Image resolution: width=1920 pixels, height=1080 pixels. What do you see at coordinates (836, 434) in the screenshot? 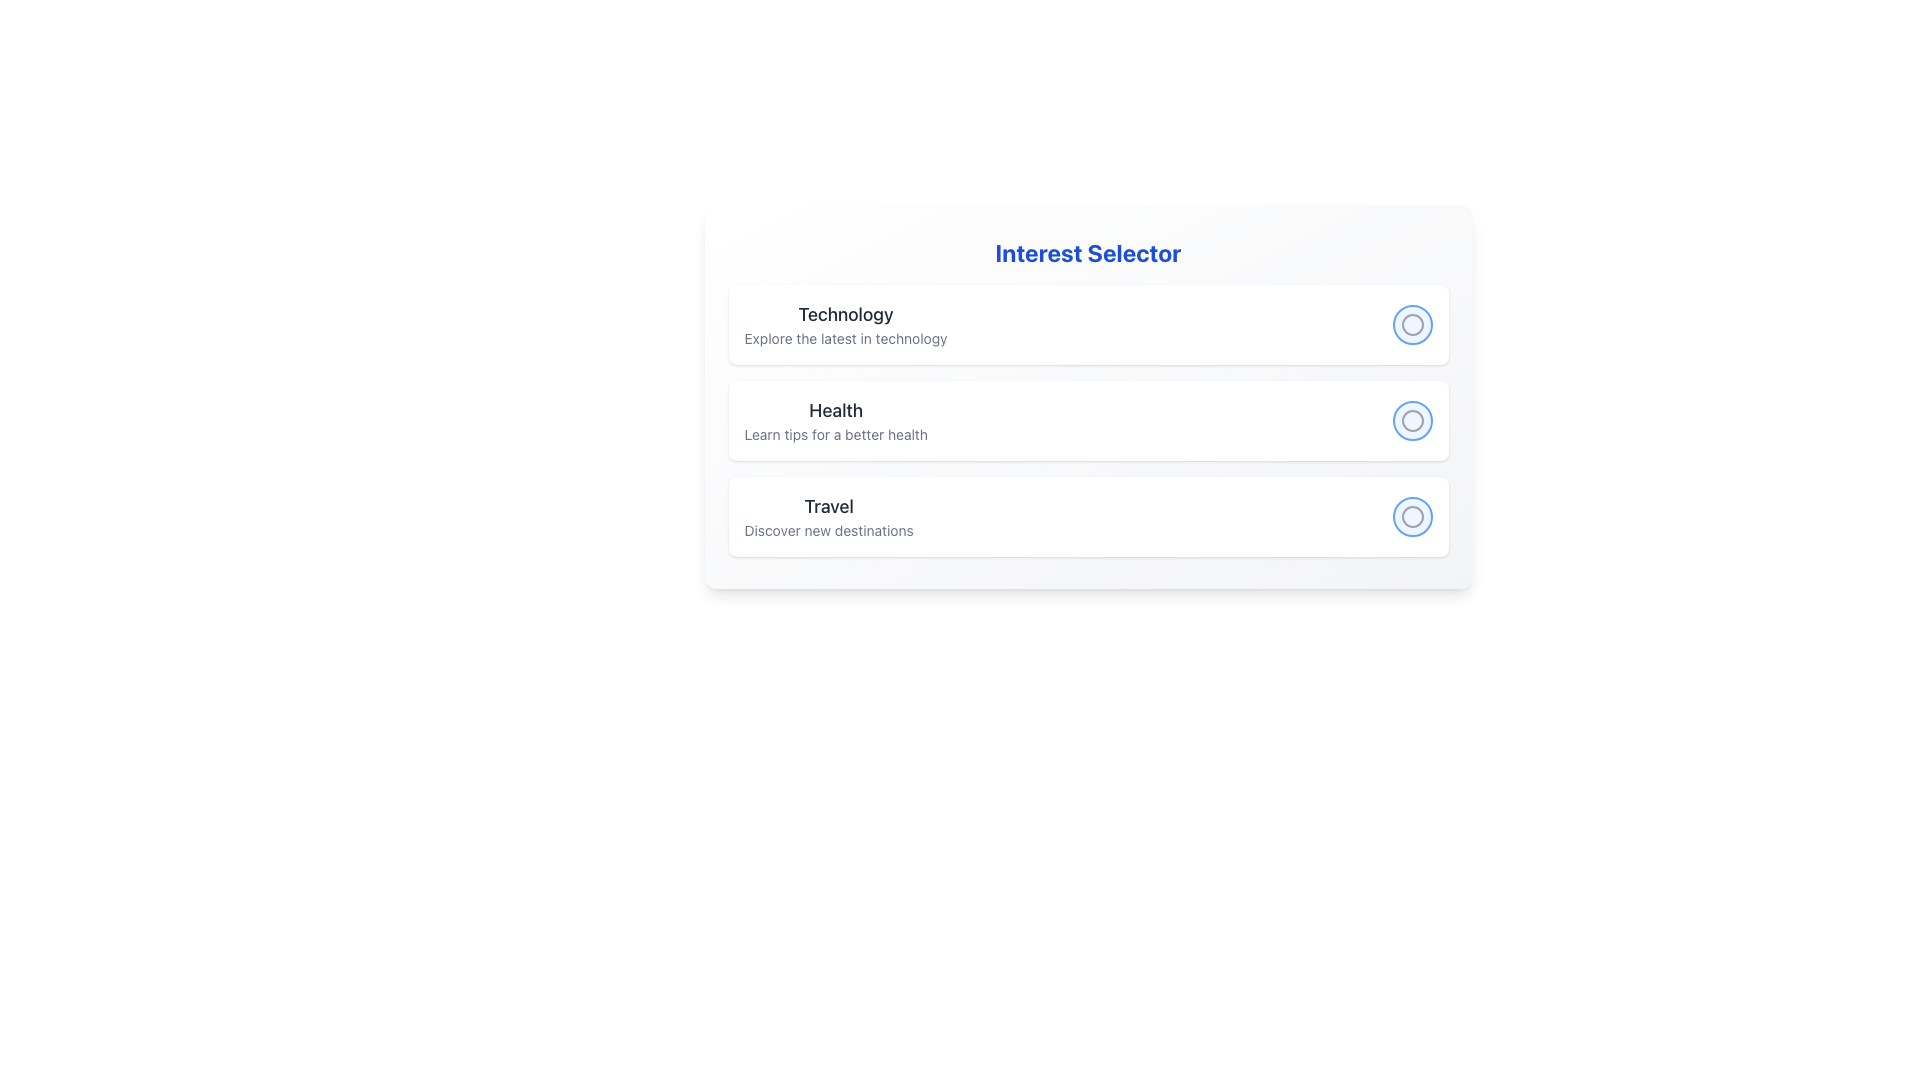
I see `the text component displaying 'Learn tips for a better health' located under the 'Health' header in the second option card` at bounding box center [836, 434].